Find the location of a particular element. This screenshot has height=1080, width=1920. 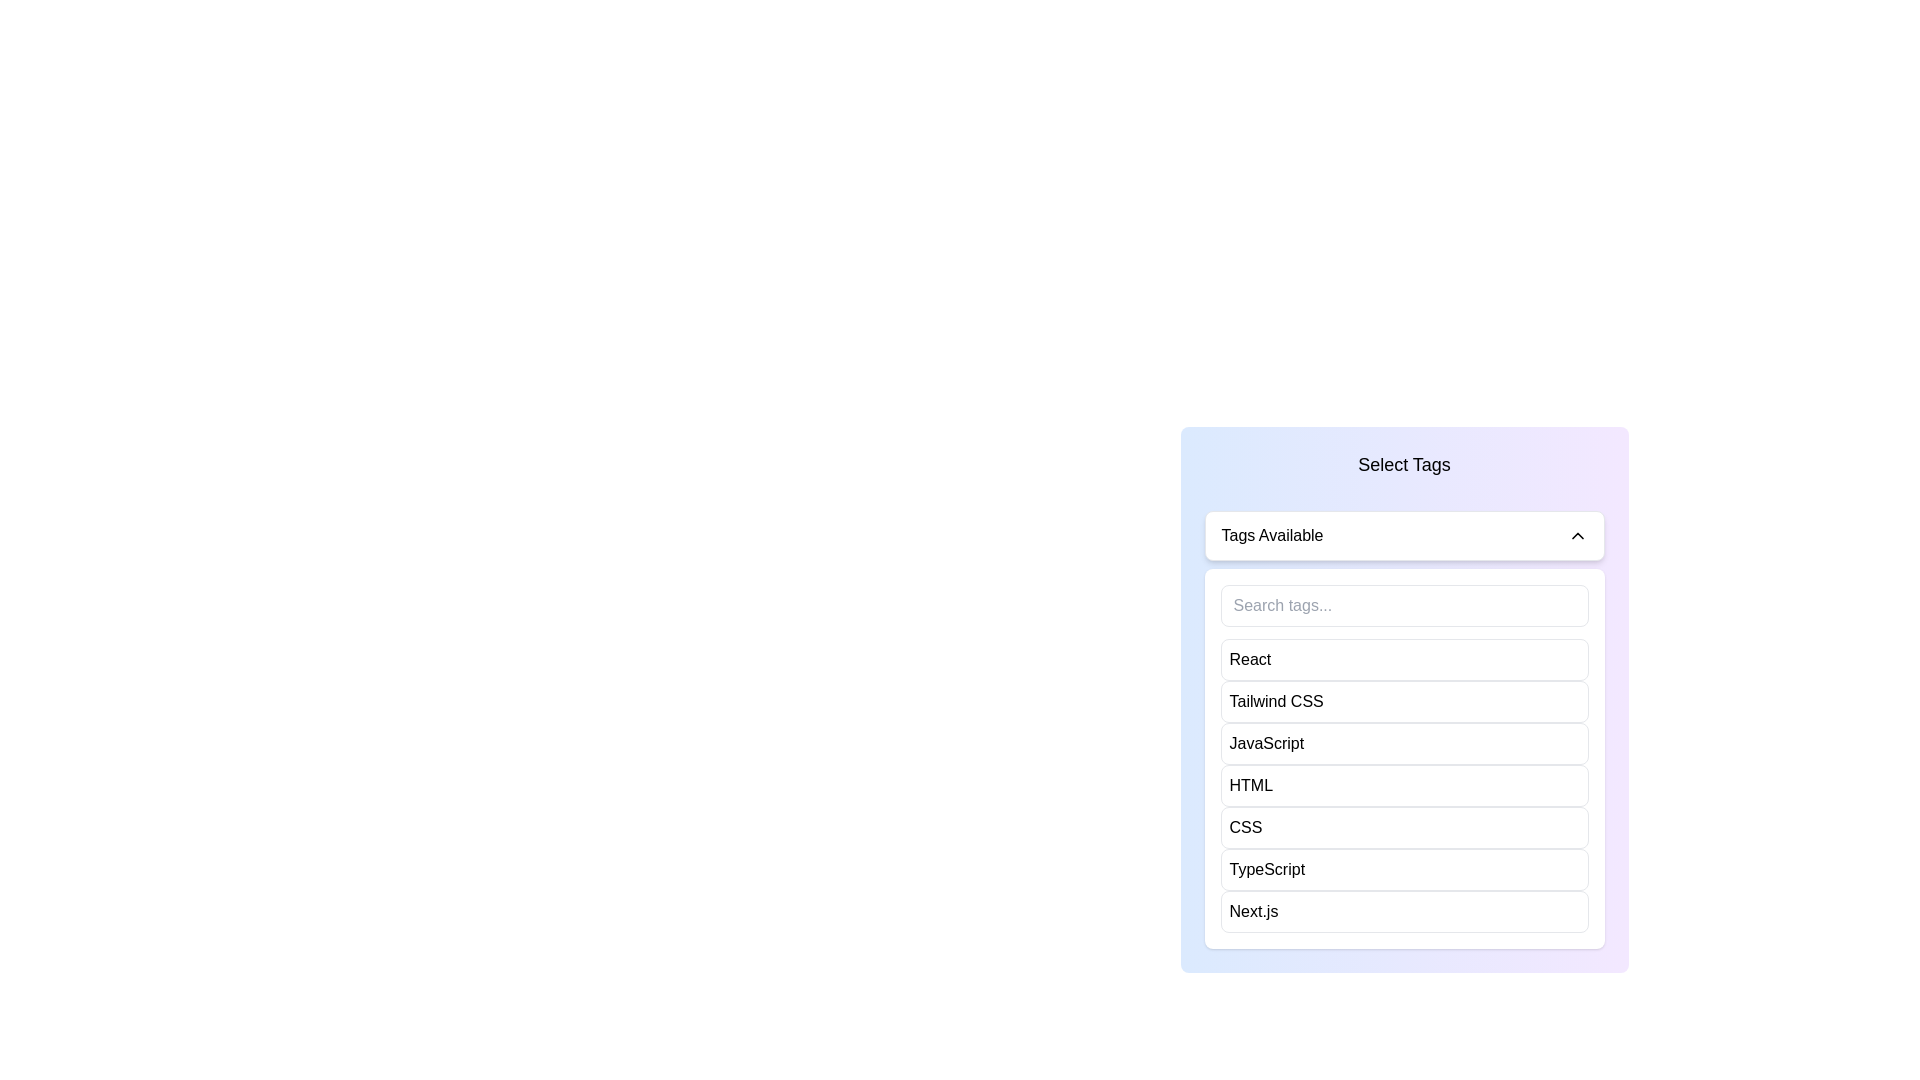

the 'CSS' button located in the fifth position of the vertically stacked list of buttons within the 'Tags Available' dropdown menu is located at coordinates (1403, 828).